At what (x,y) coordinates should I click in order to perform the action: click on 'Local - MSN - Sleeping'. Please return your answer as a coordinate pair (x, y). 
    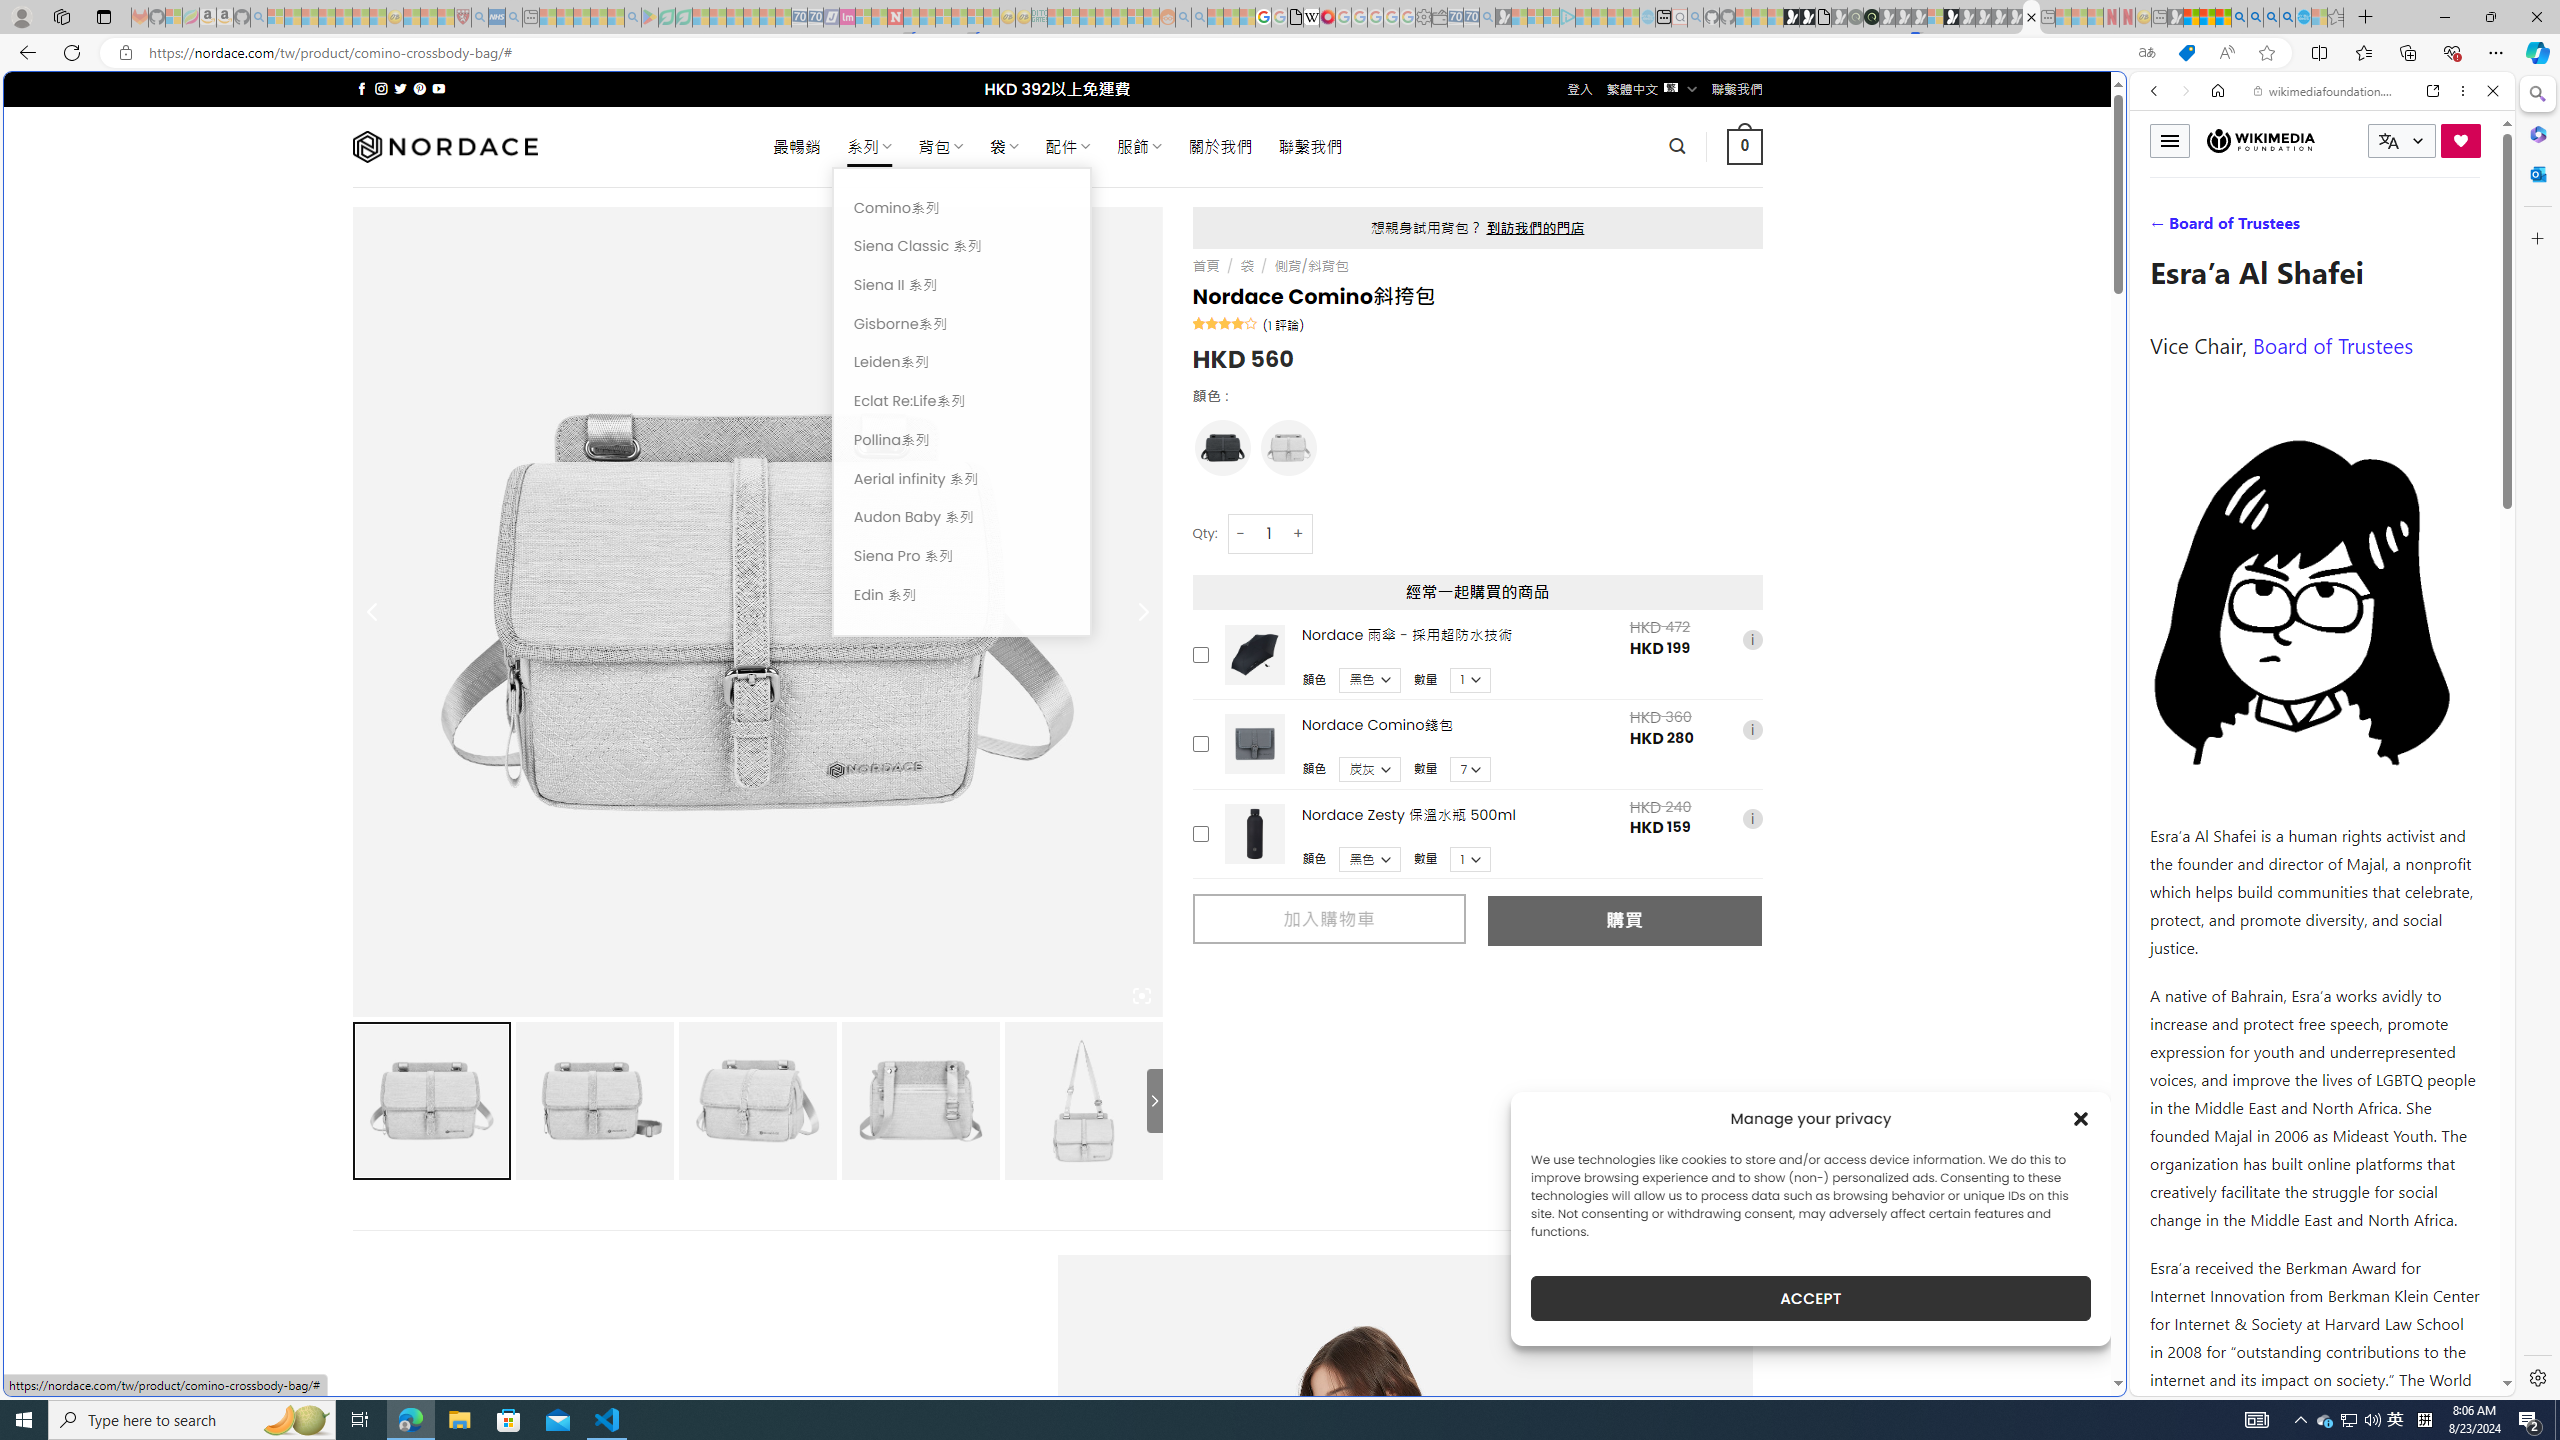
    Looking at the image, I should click on (445, 16).